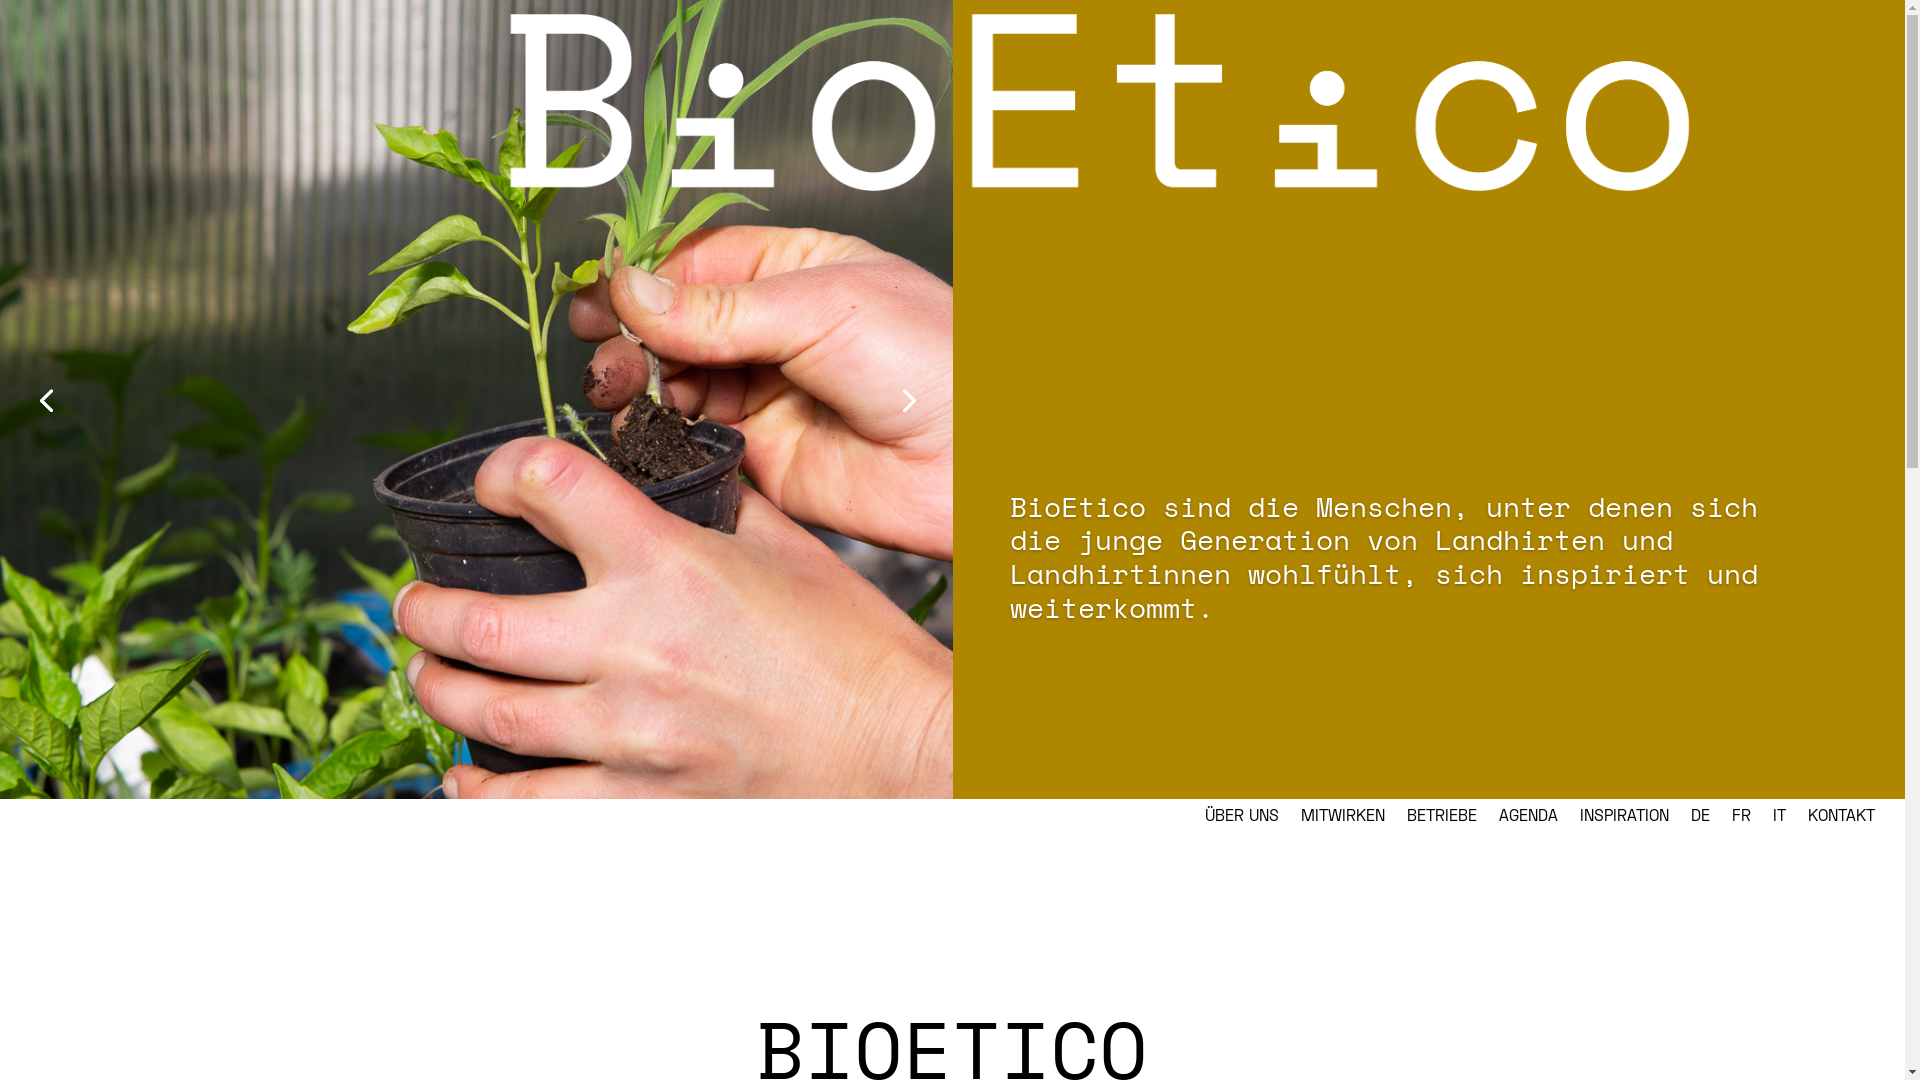 Image resolution: width=1920 pixels, height=1080 pixels. I want to click on 'BETRIEBE', so click(1405, 818).